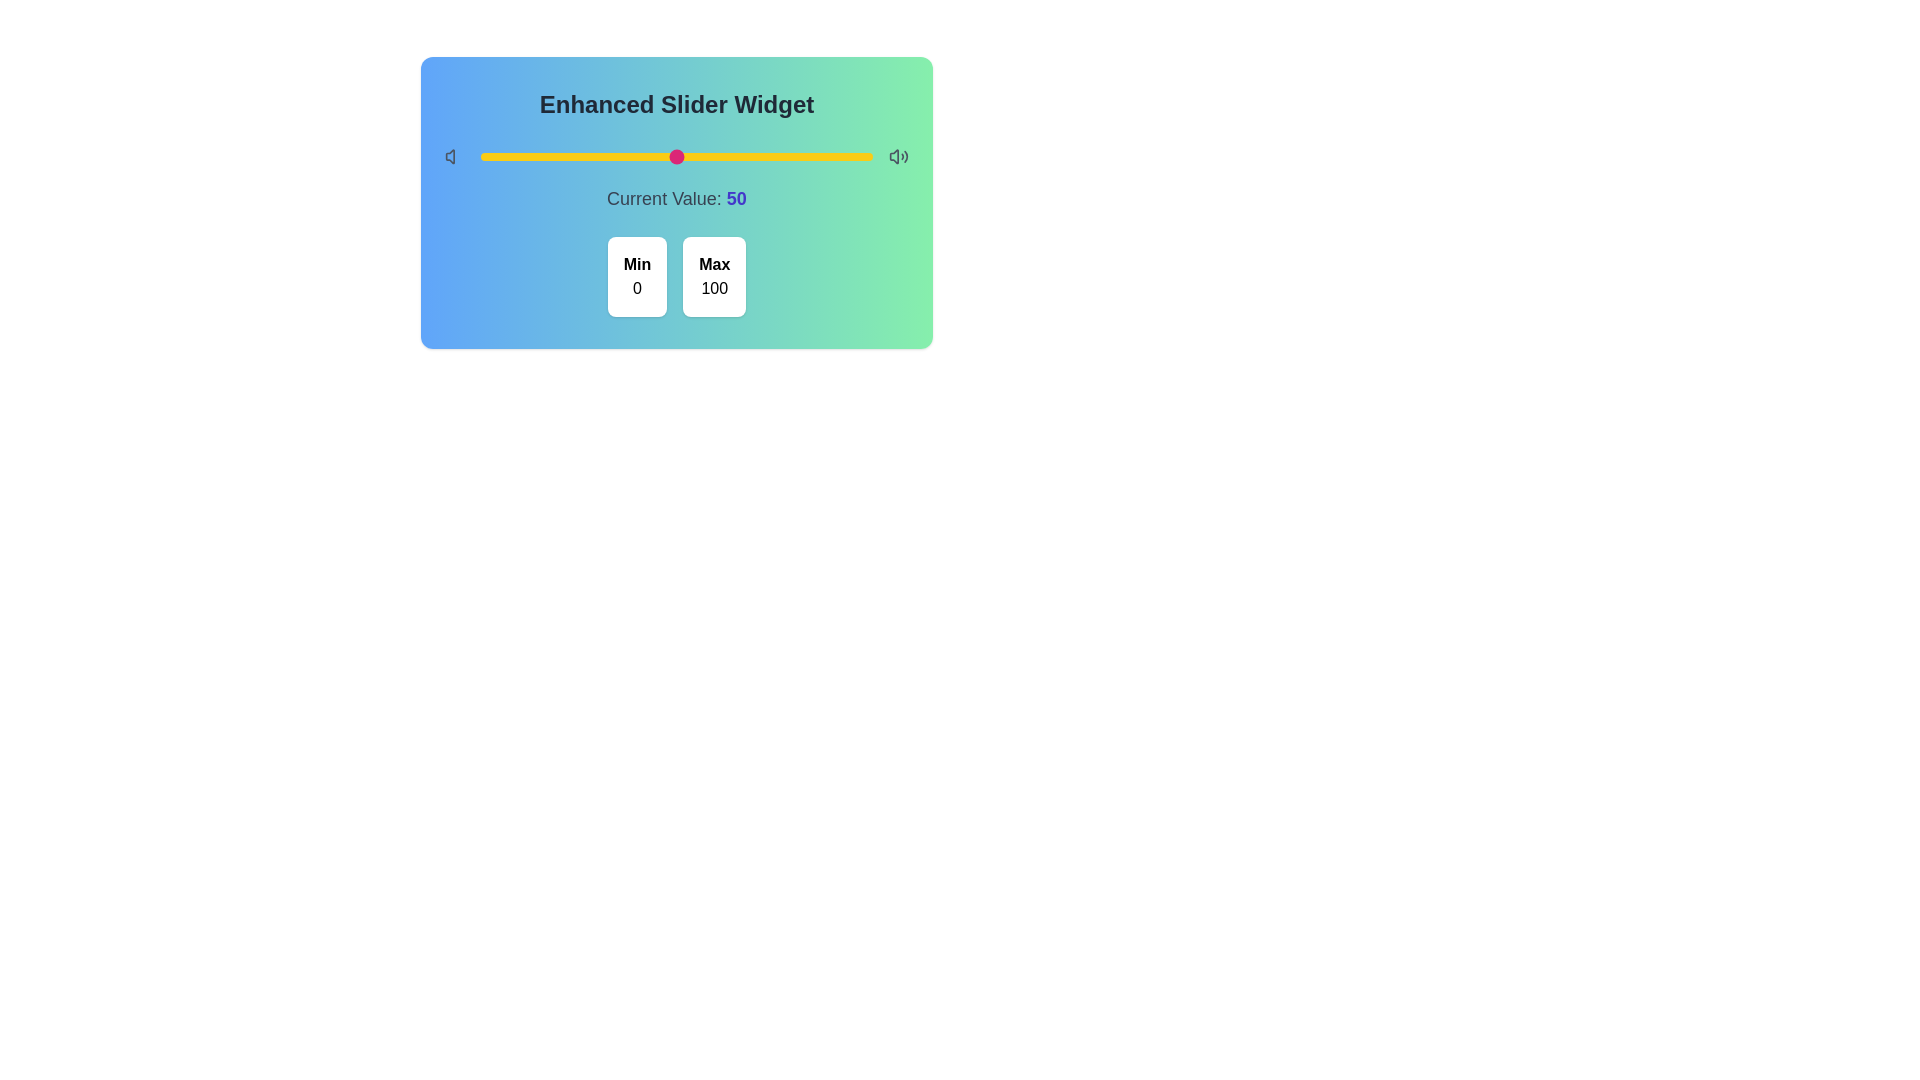  I want to click on the slider to set its value to 52, so click(684, 156).